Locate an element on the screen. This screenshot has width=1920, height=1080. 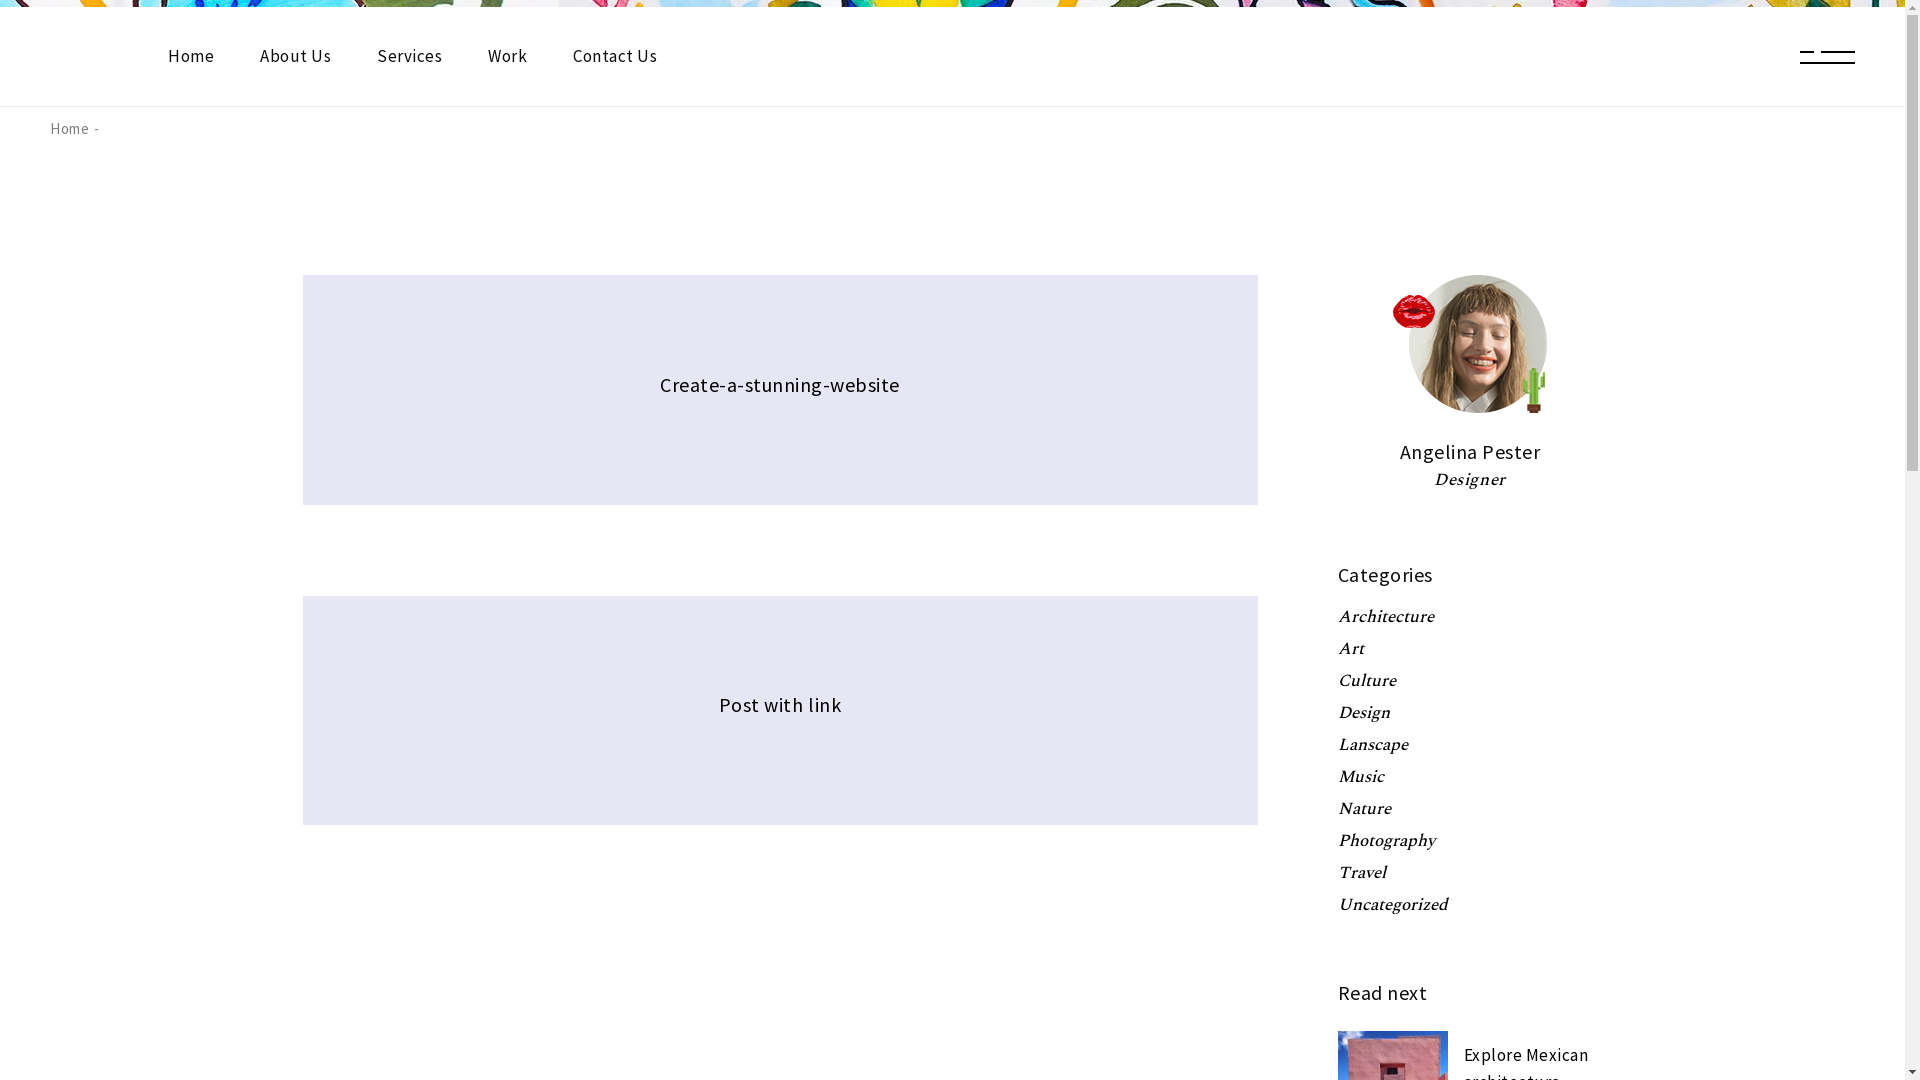
'Architecture' is located at coordinates (1385, 616).